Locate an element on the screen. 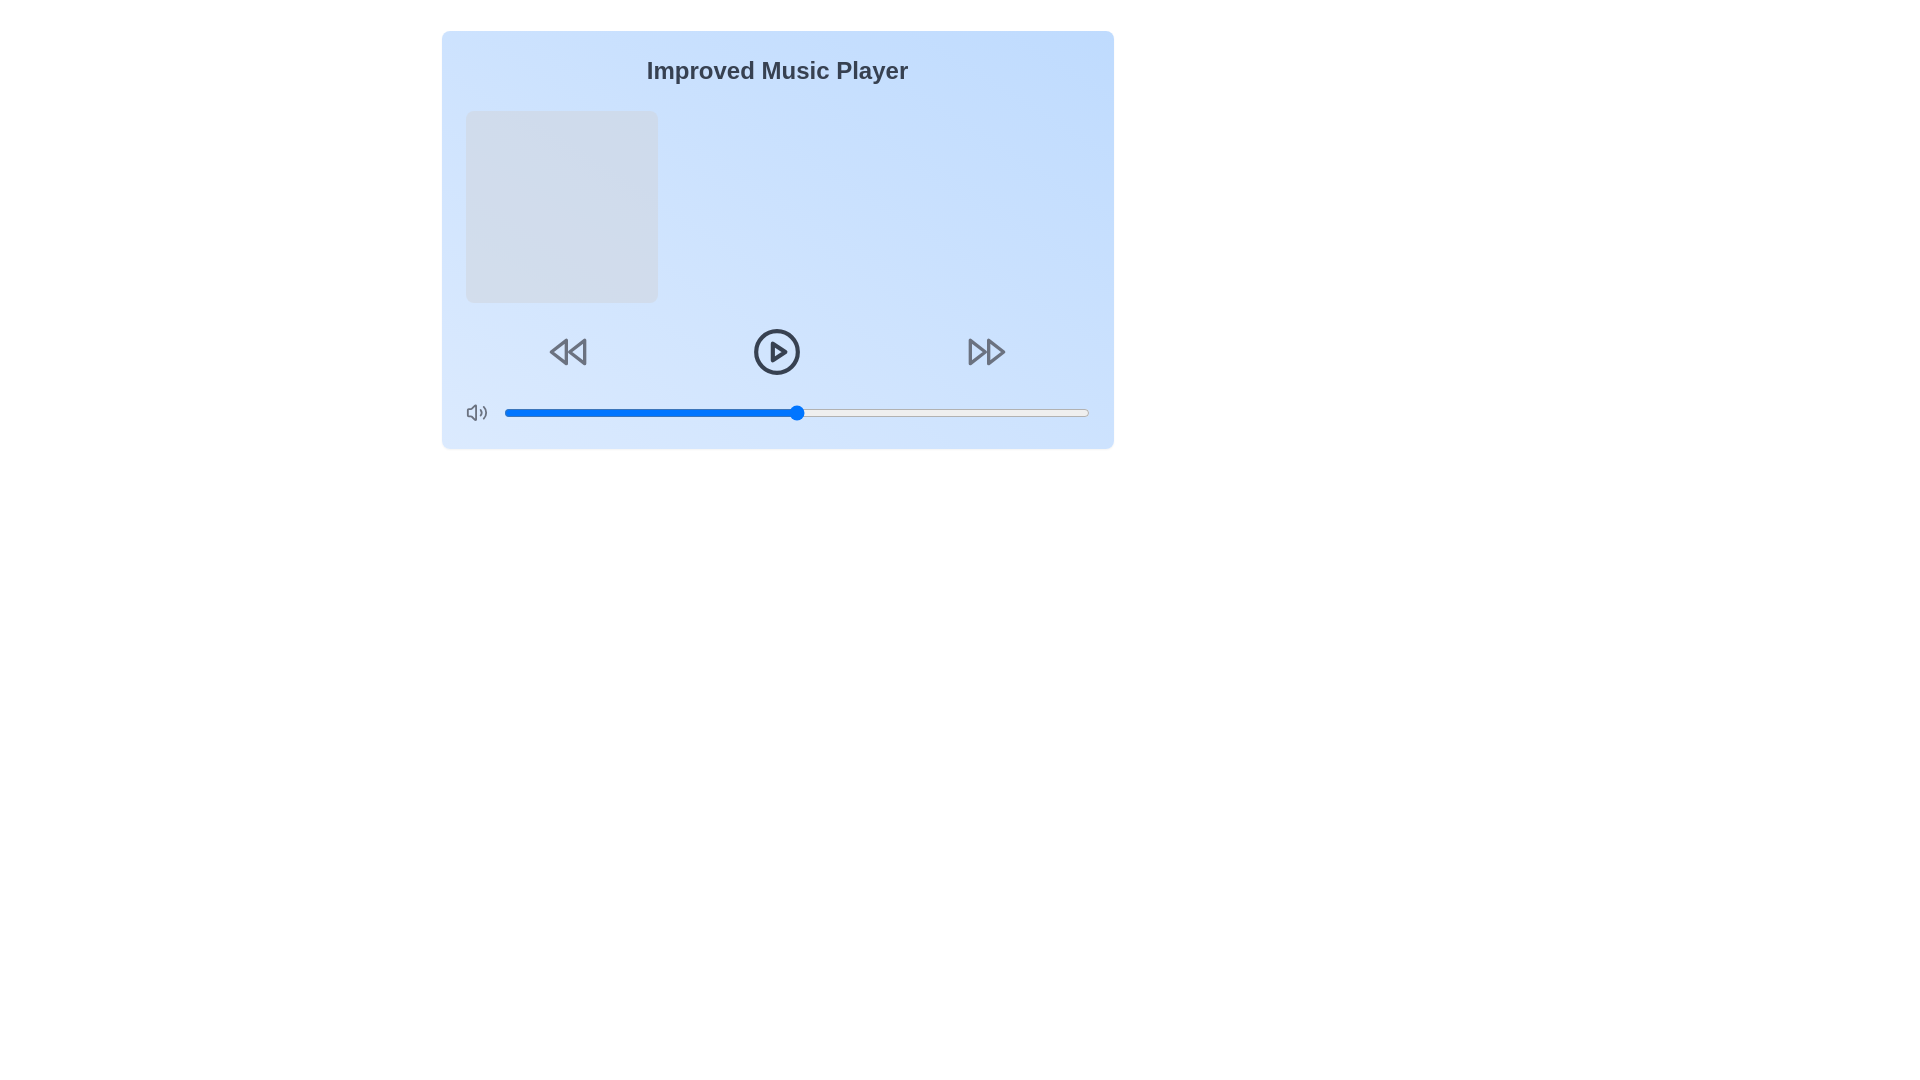  the volume is located at coordinates (1041, 411).